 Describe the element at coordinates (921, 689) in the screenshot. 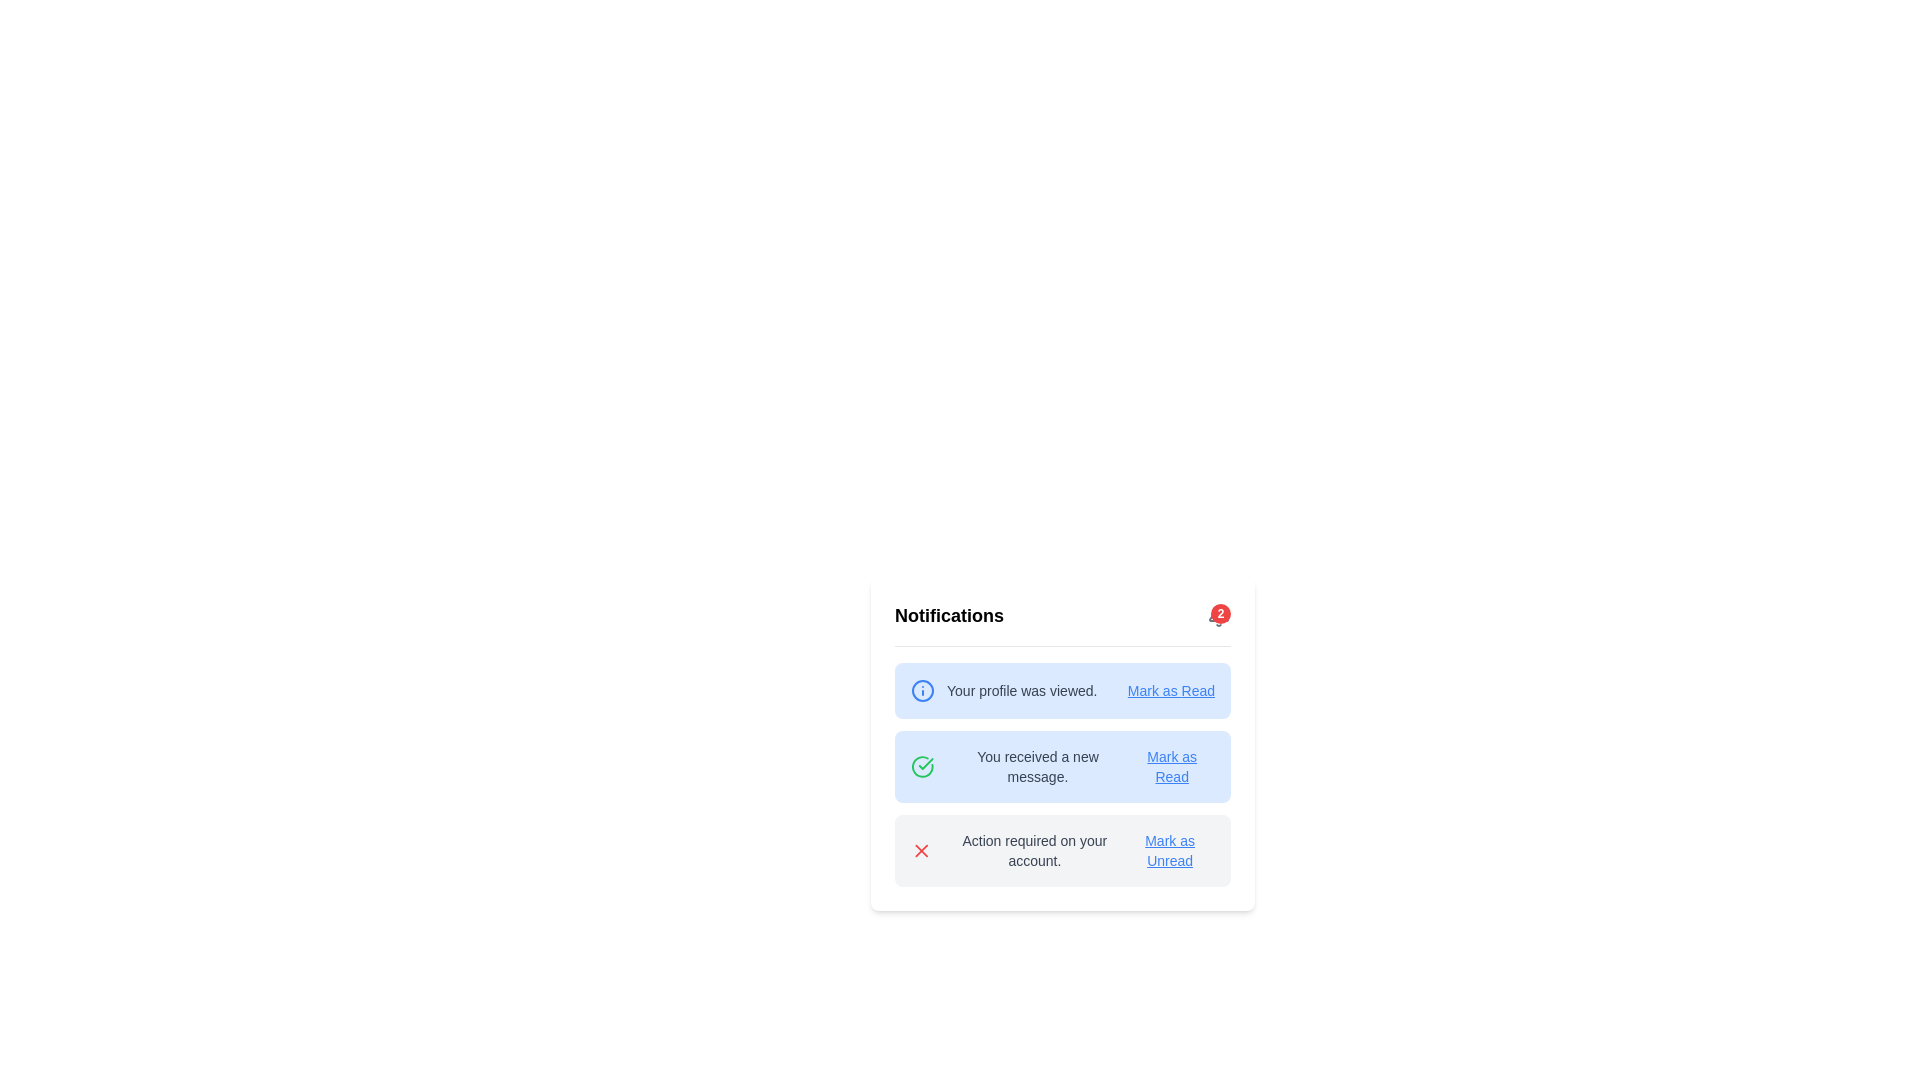

I see `the visual indicator icon associated with the notification stating 'Your profile was viewed.'` at that location.